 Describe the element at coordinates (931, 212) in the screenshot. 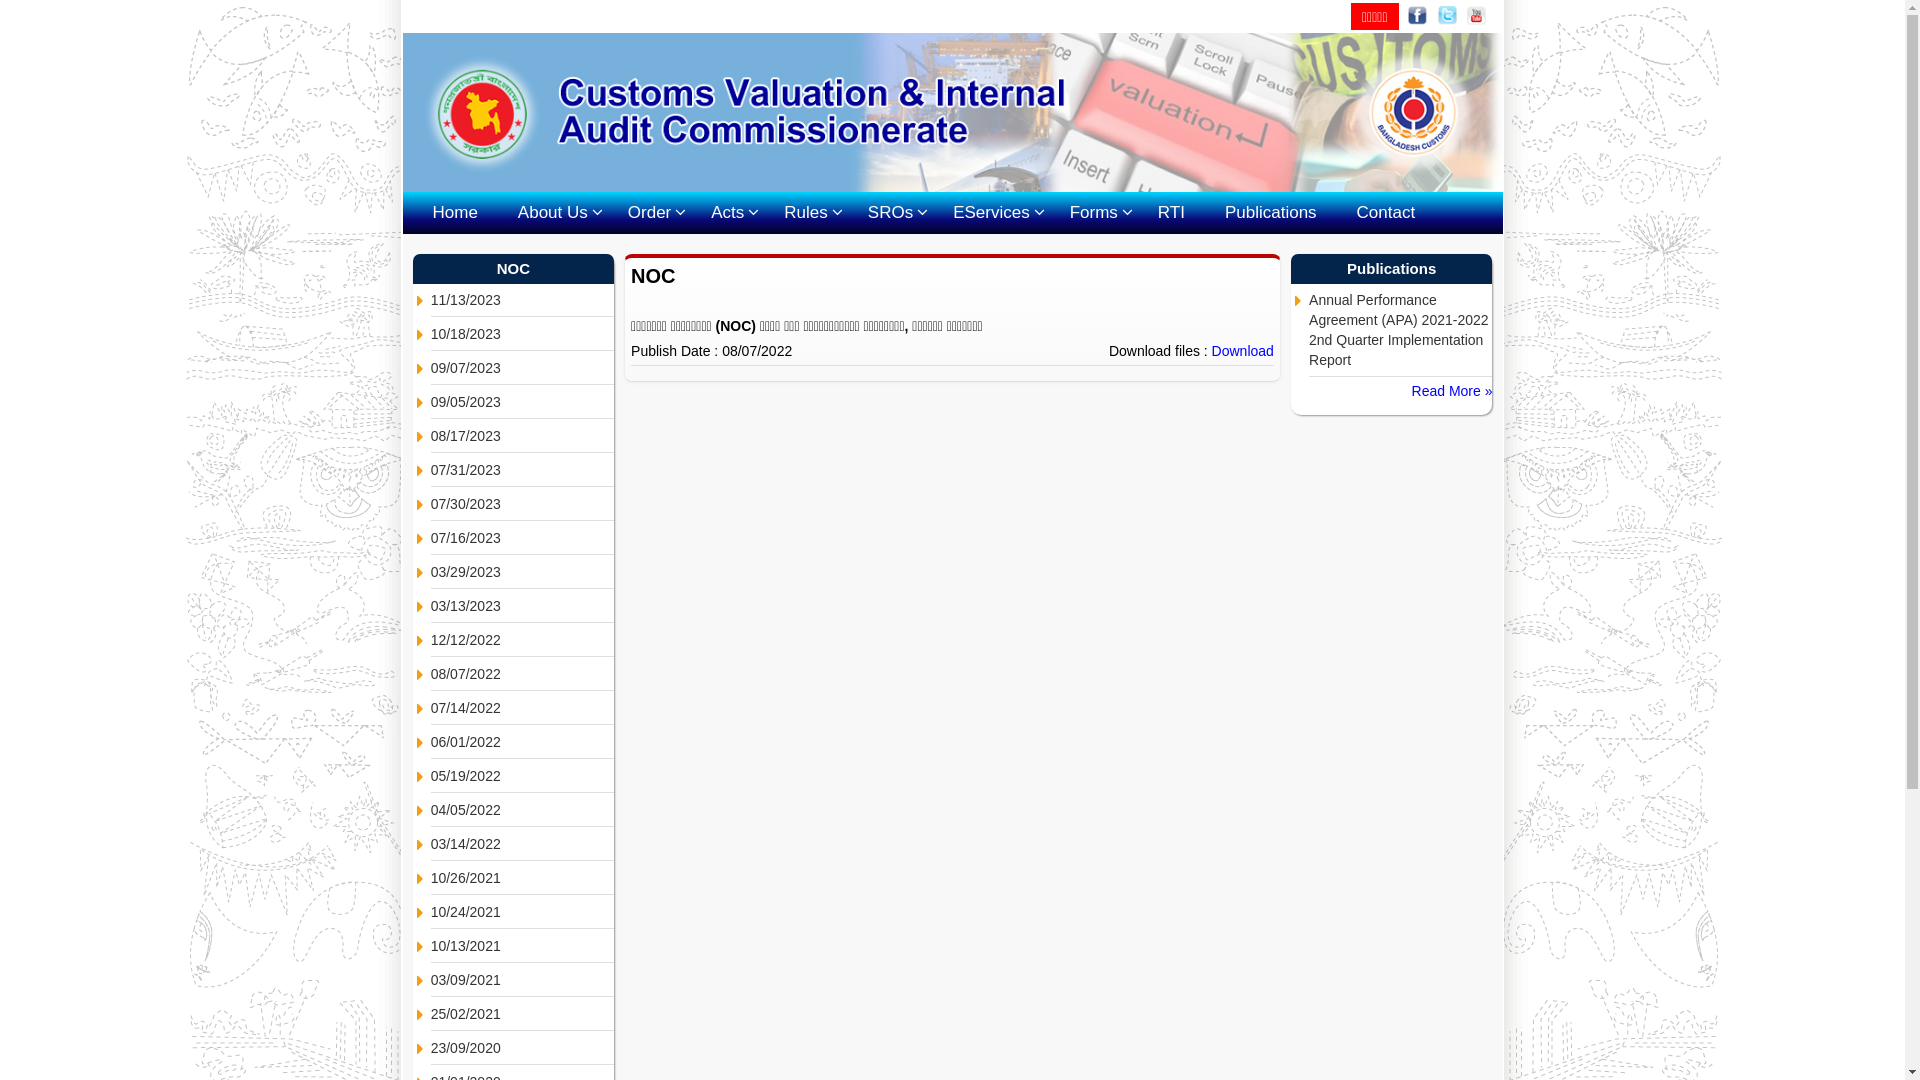

I see `'EServices'` at that location.